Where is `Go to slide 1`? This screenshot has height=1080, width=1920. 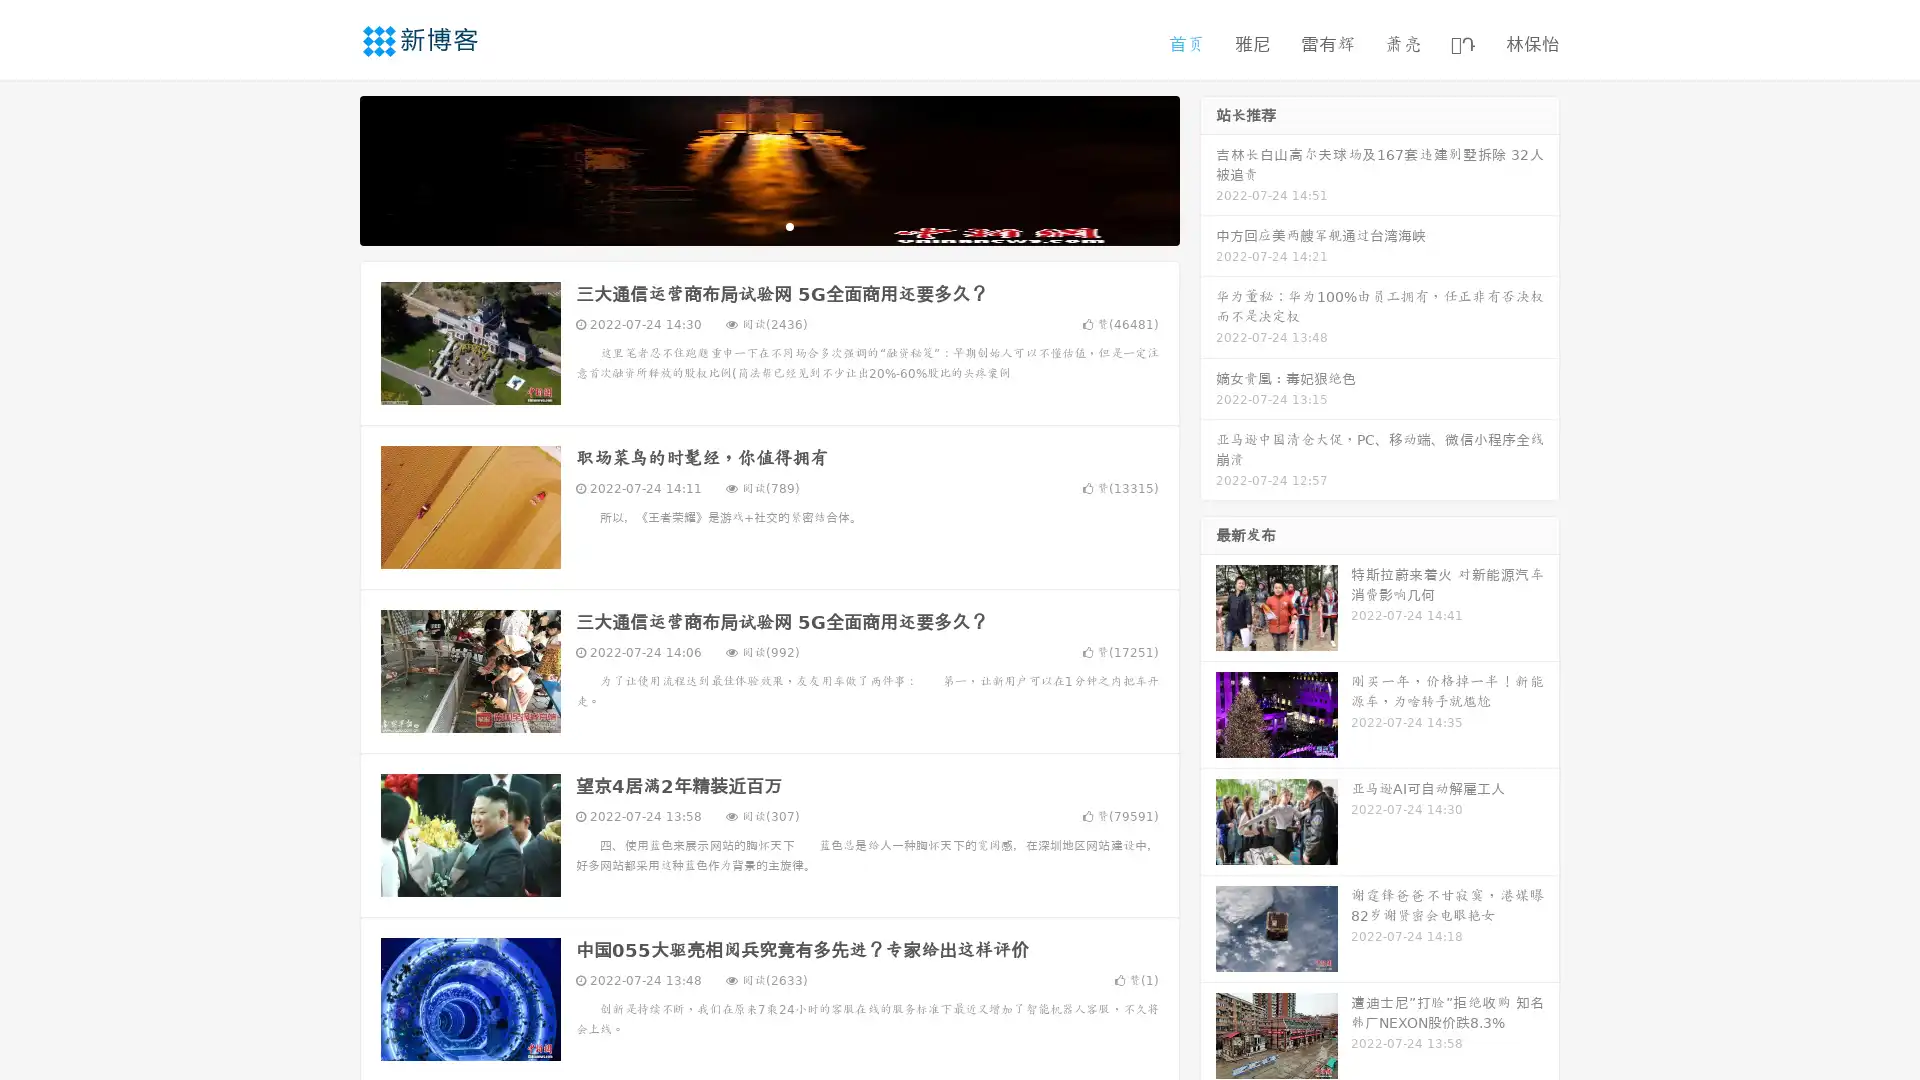 Go to slide 1 is located at coordinates (748, 225).